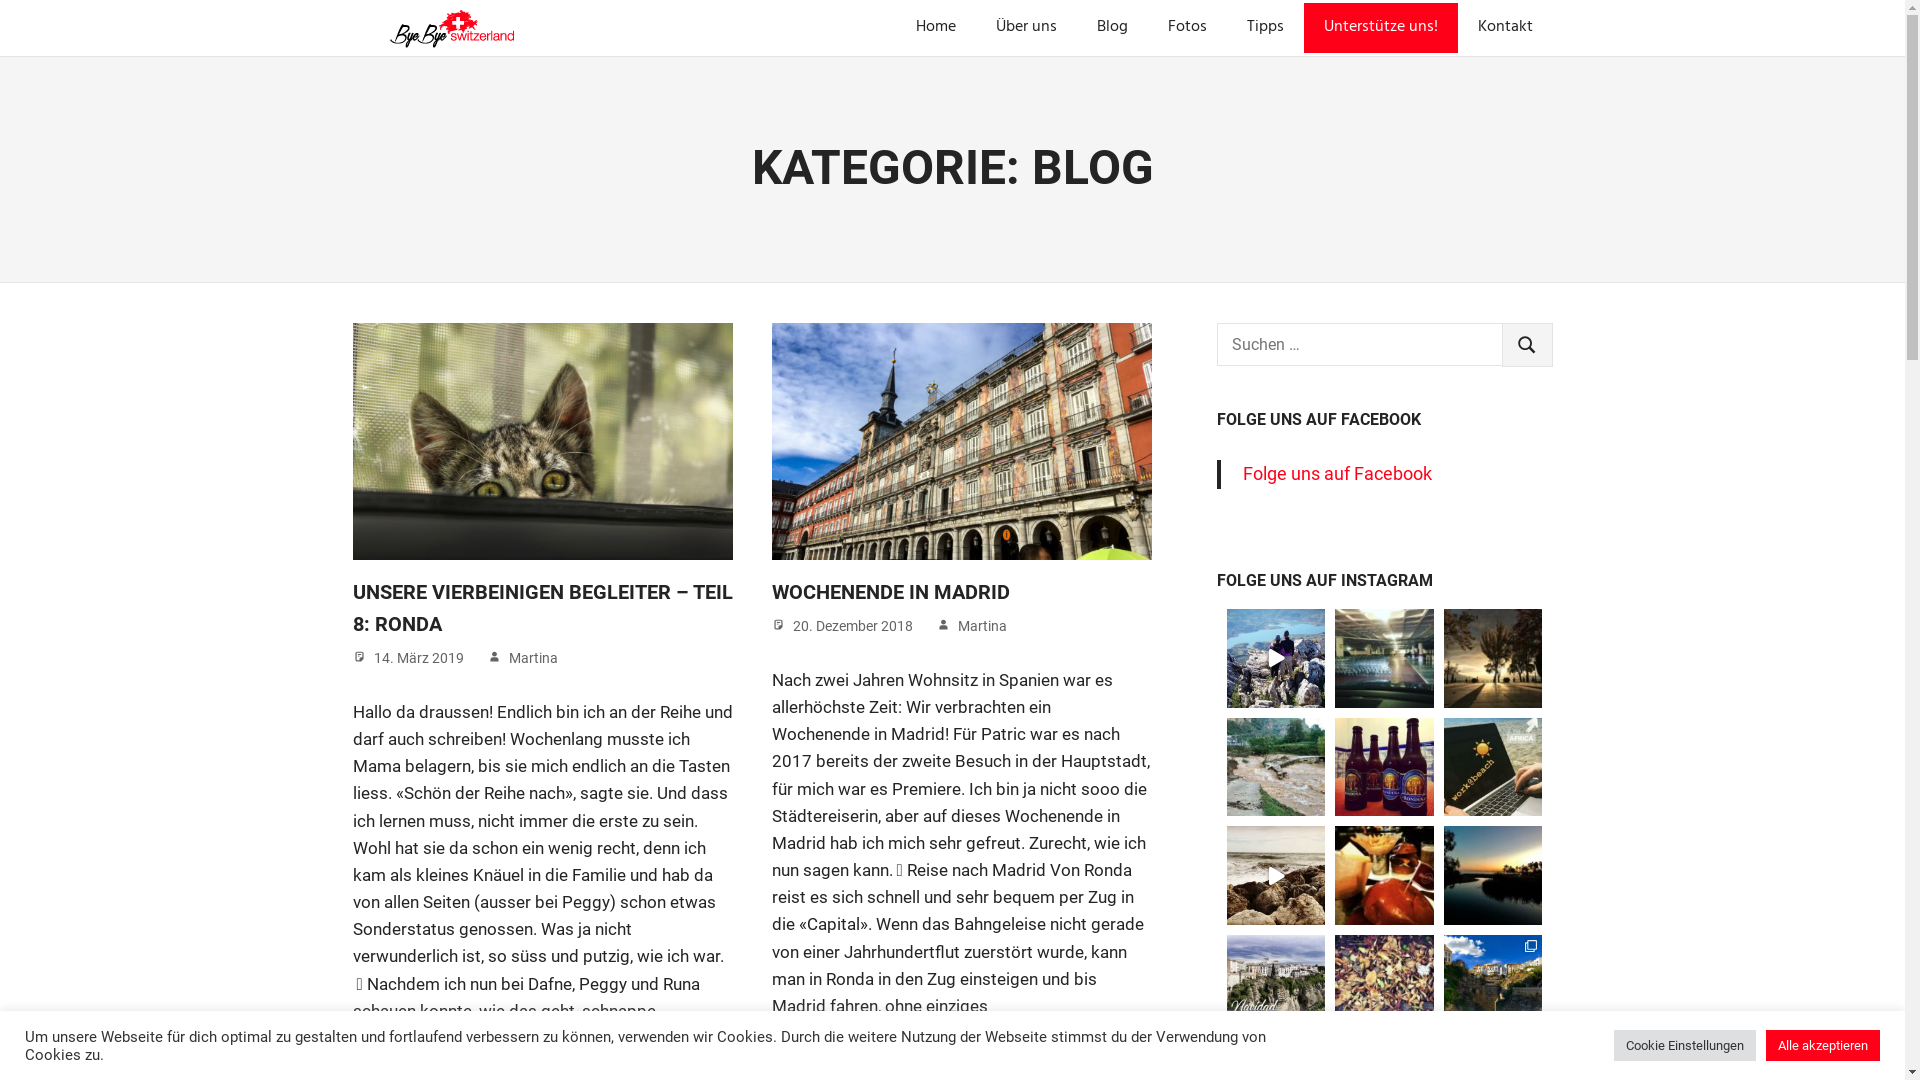 The width and height of the screenshot is (1920, 1080). I want to click on 'SUCHEN', so click(1502, 343).